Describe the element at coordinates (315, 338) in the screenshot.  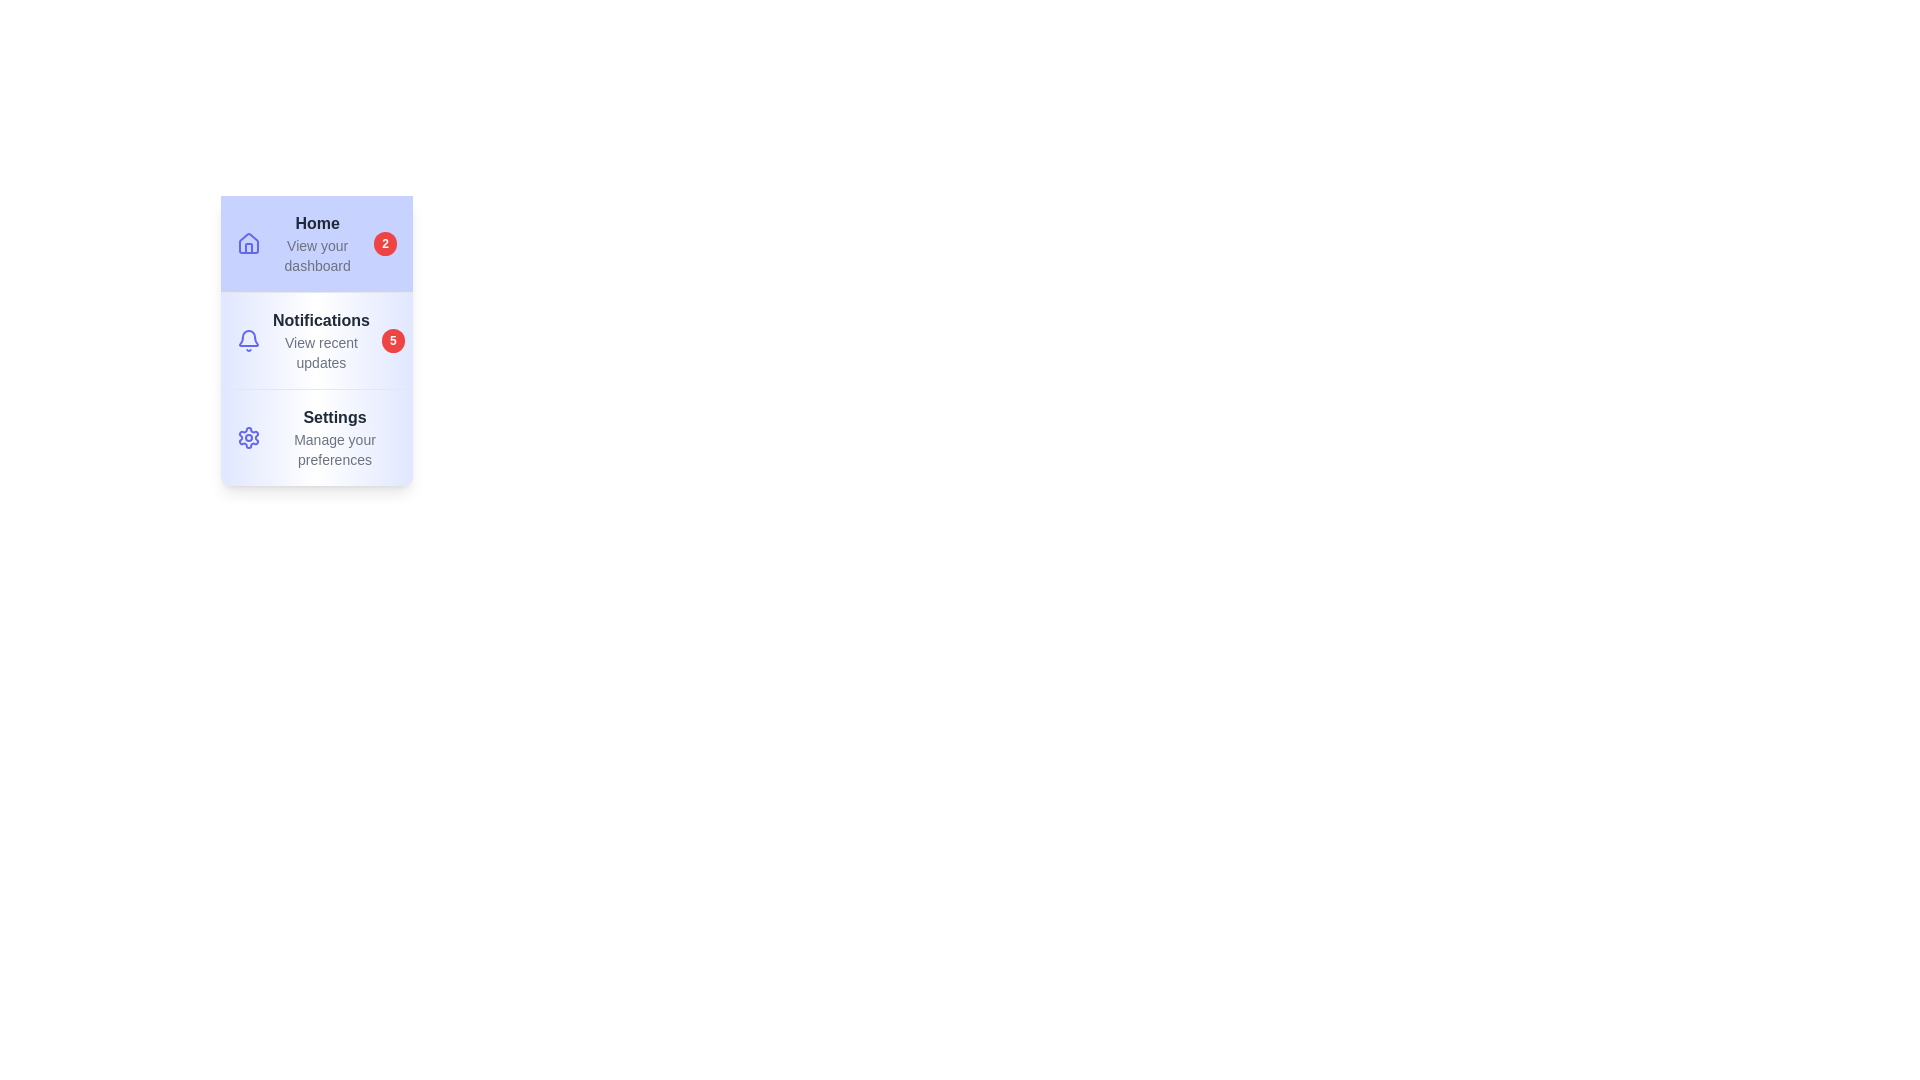
I see `the menu item labeled Notifications` at that location.